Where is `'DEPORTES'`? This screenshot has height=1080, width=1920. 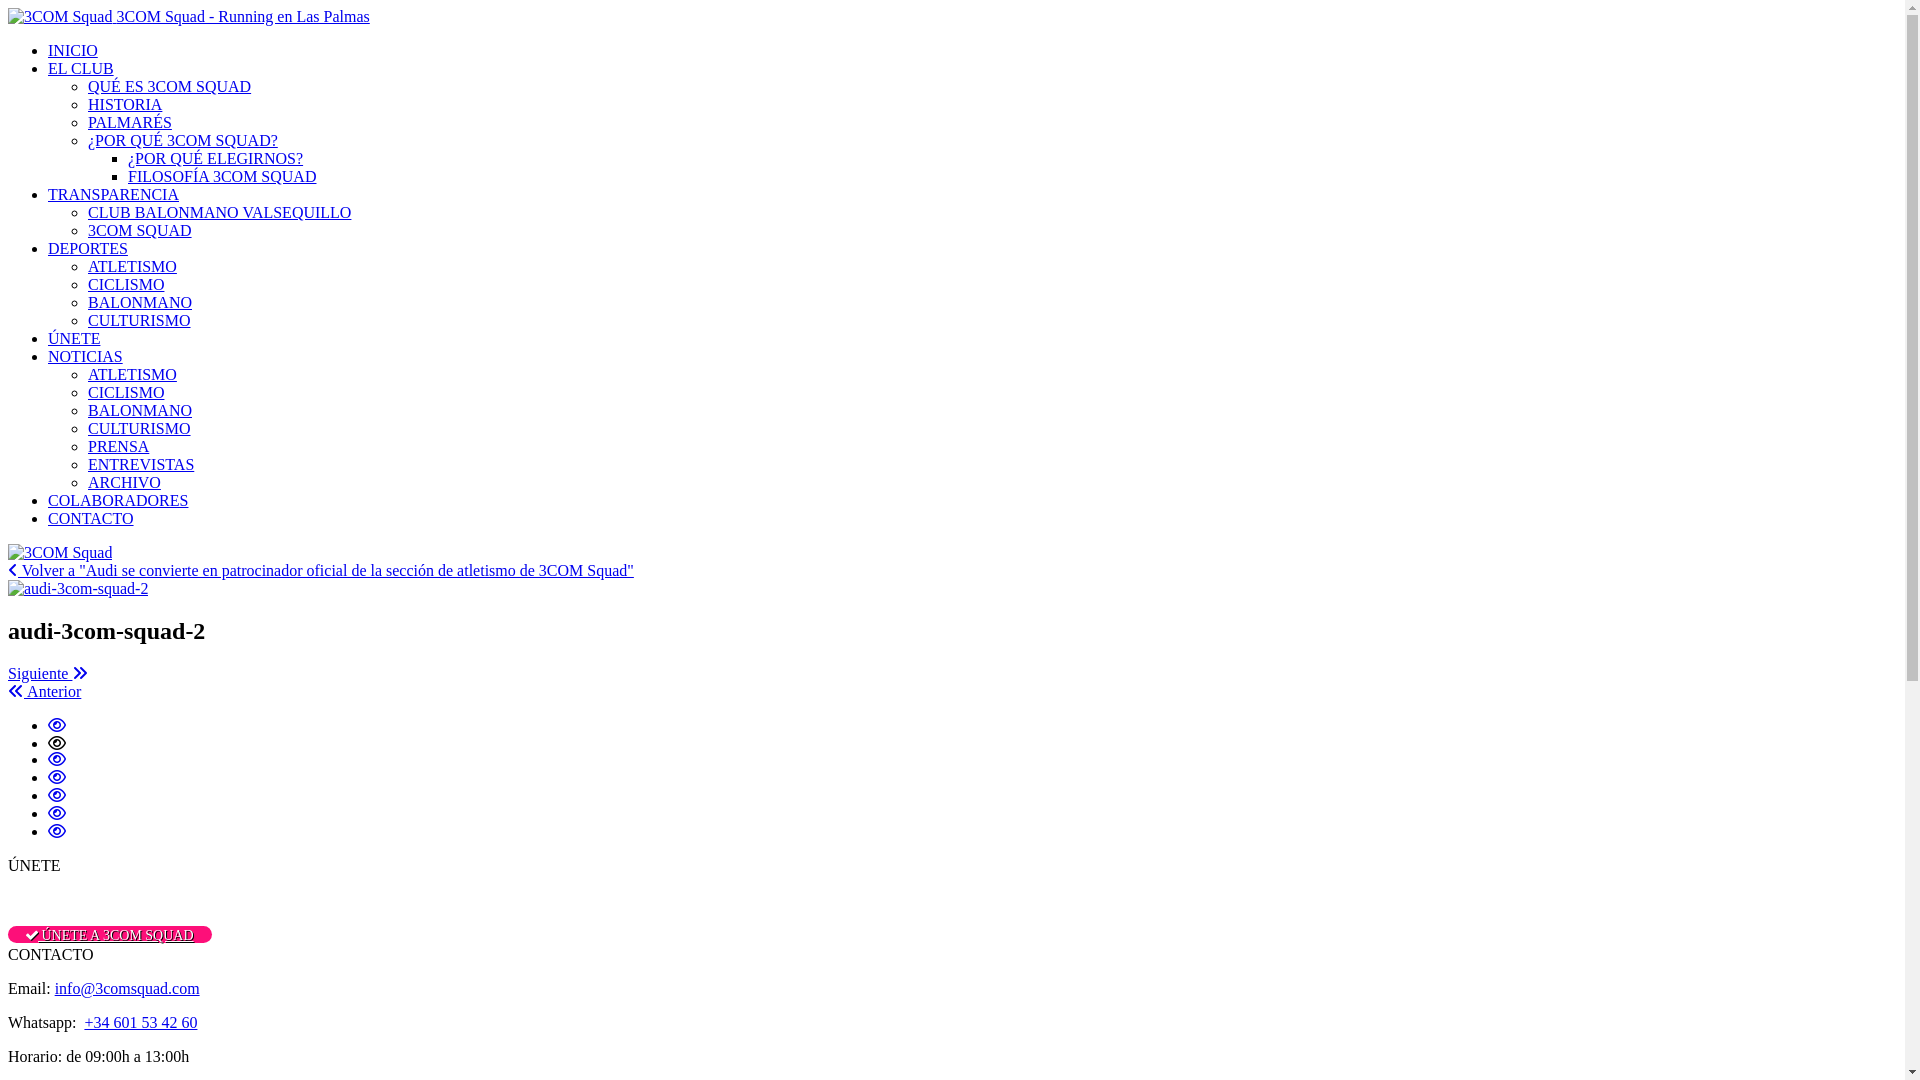 'DEPORTES' is located at coordinates (86, 247).